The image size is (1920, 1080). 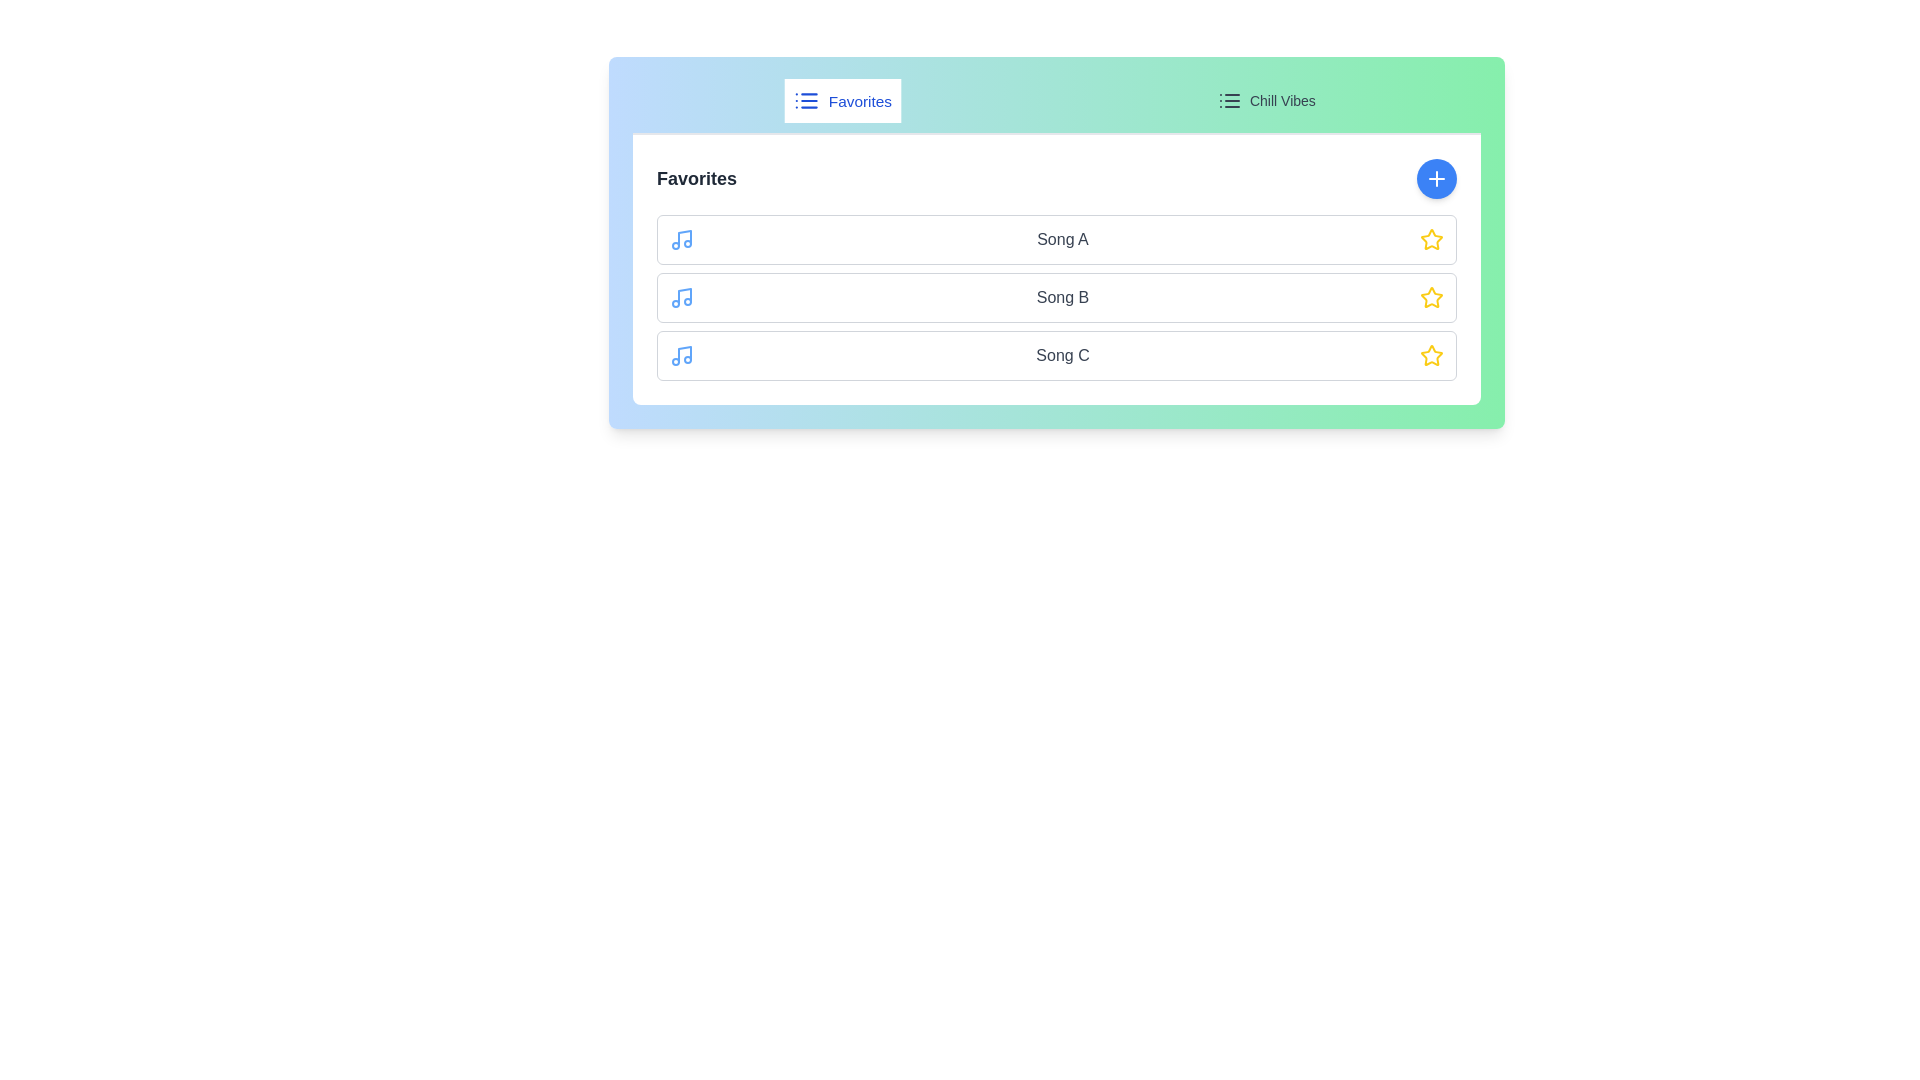 What do you see at coordinates (1435, 177) in the screenshot?
I see `add song button to add a new song to the current playlist` at bounding box center [1435, 177].